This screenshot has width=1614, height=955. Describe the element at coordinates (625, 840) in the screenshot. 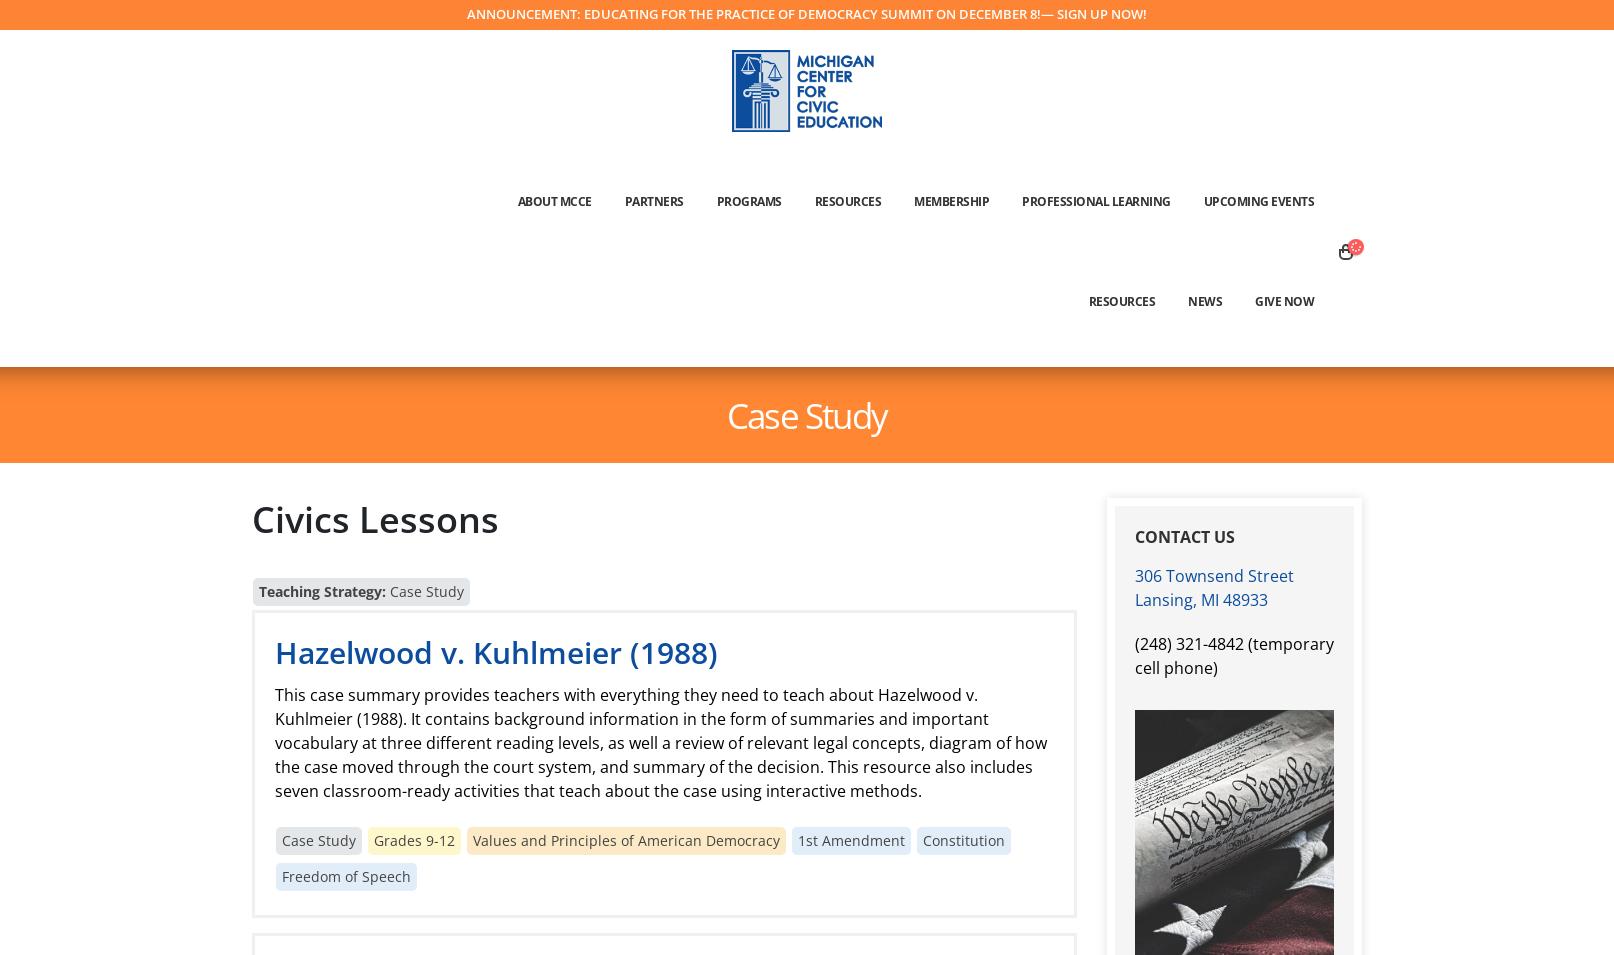

I see `'Values and Principles of American Democracy'` at that location.